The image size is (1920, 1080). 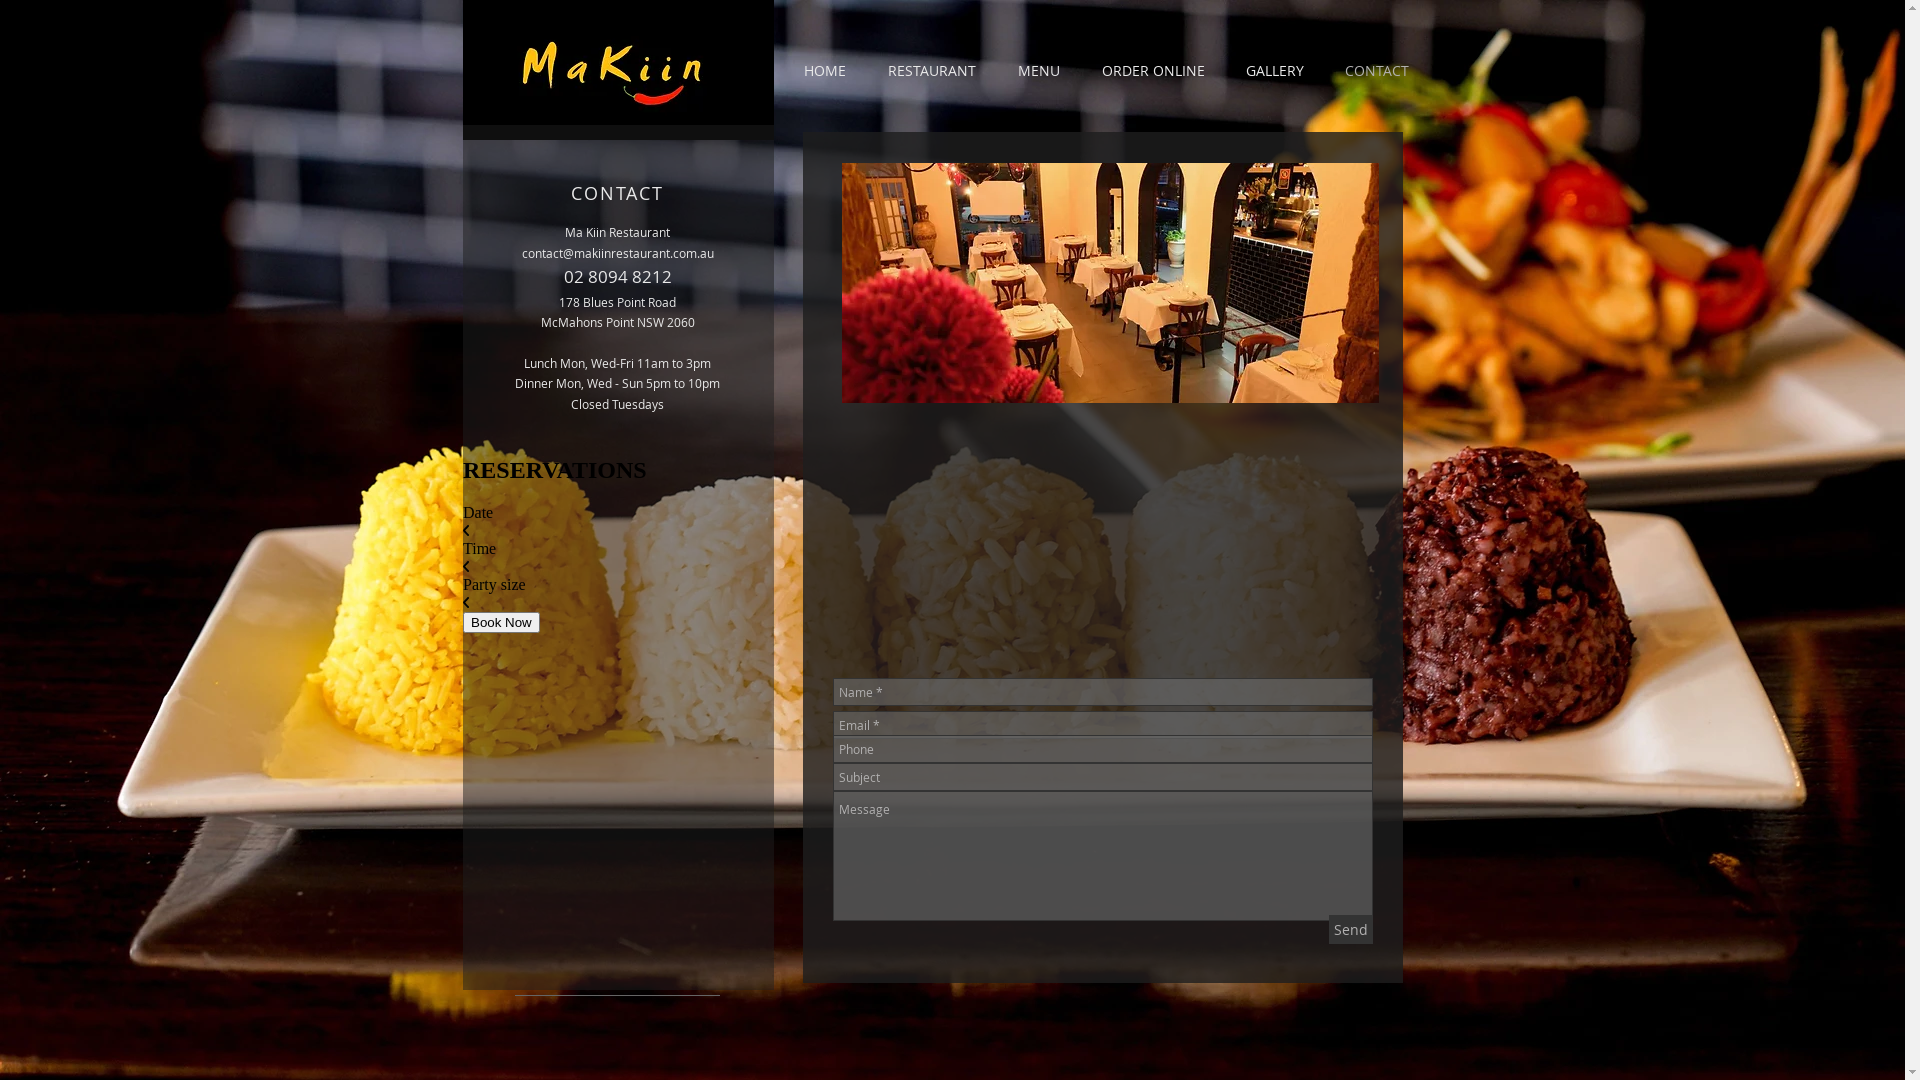 What do you see at coordinates (1037, 69) in the screenshot?
I see `'MENU'` at bounding box center [1037, 69].